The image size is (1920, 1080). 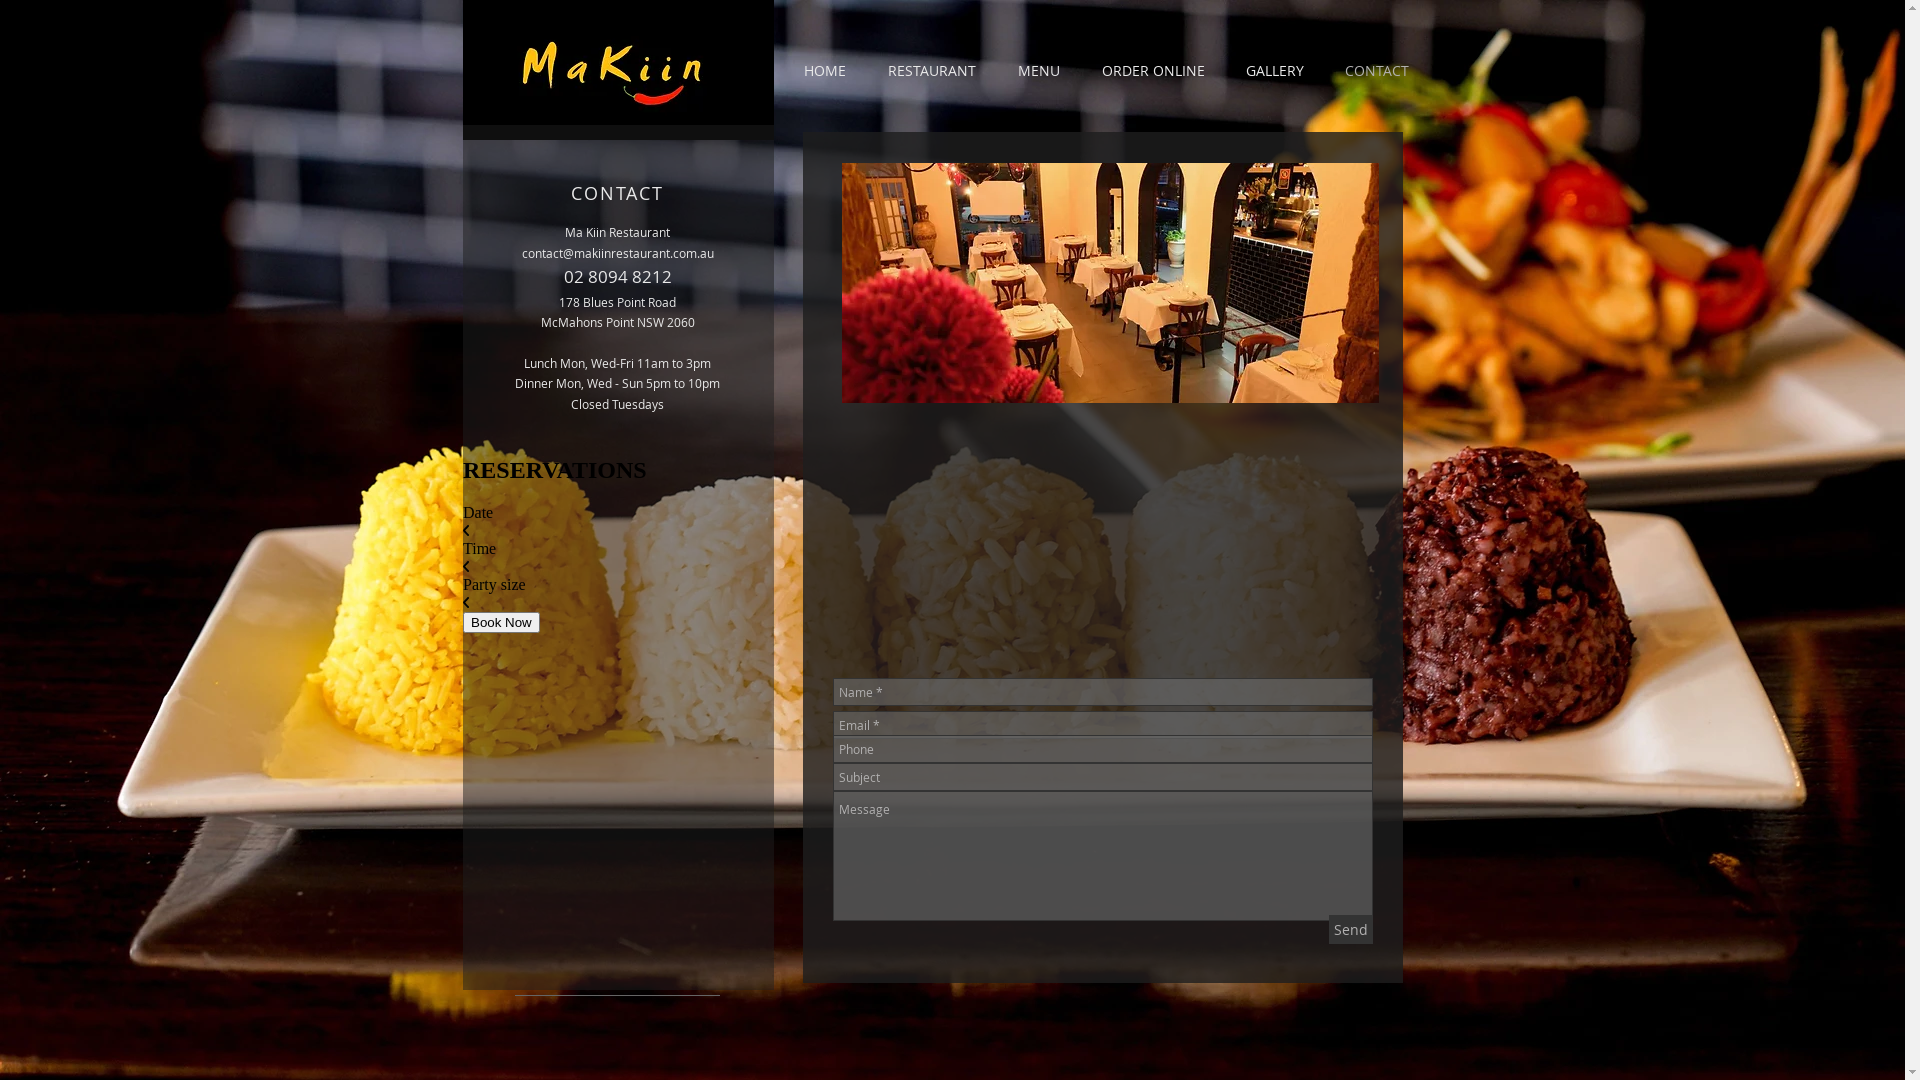 What do you see at coordinates (1037, 69) in the screenshot?
I see `'MENU'` at bounding box center [1037, 69].